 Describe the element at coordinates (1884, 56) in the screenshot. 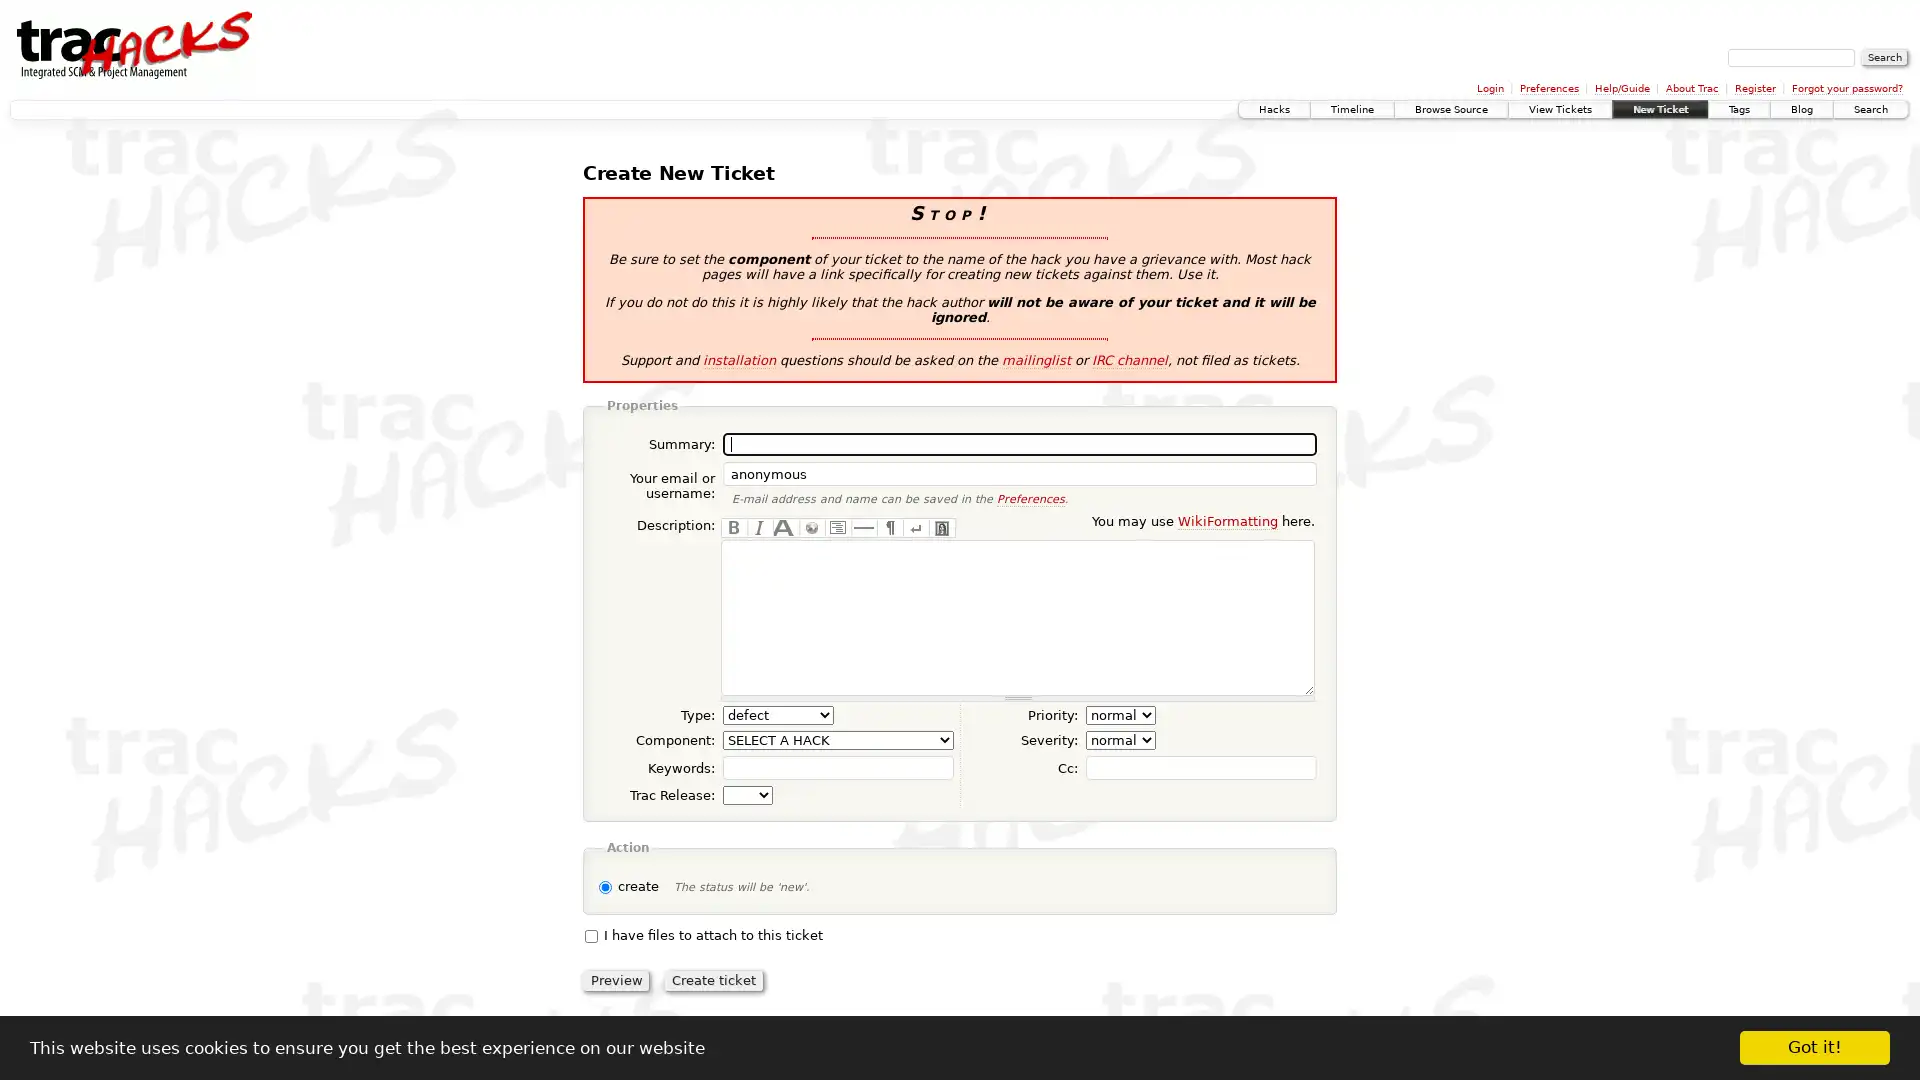

I see `Search` at that location.